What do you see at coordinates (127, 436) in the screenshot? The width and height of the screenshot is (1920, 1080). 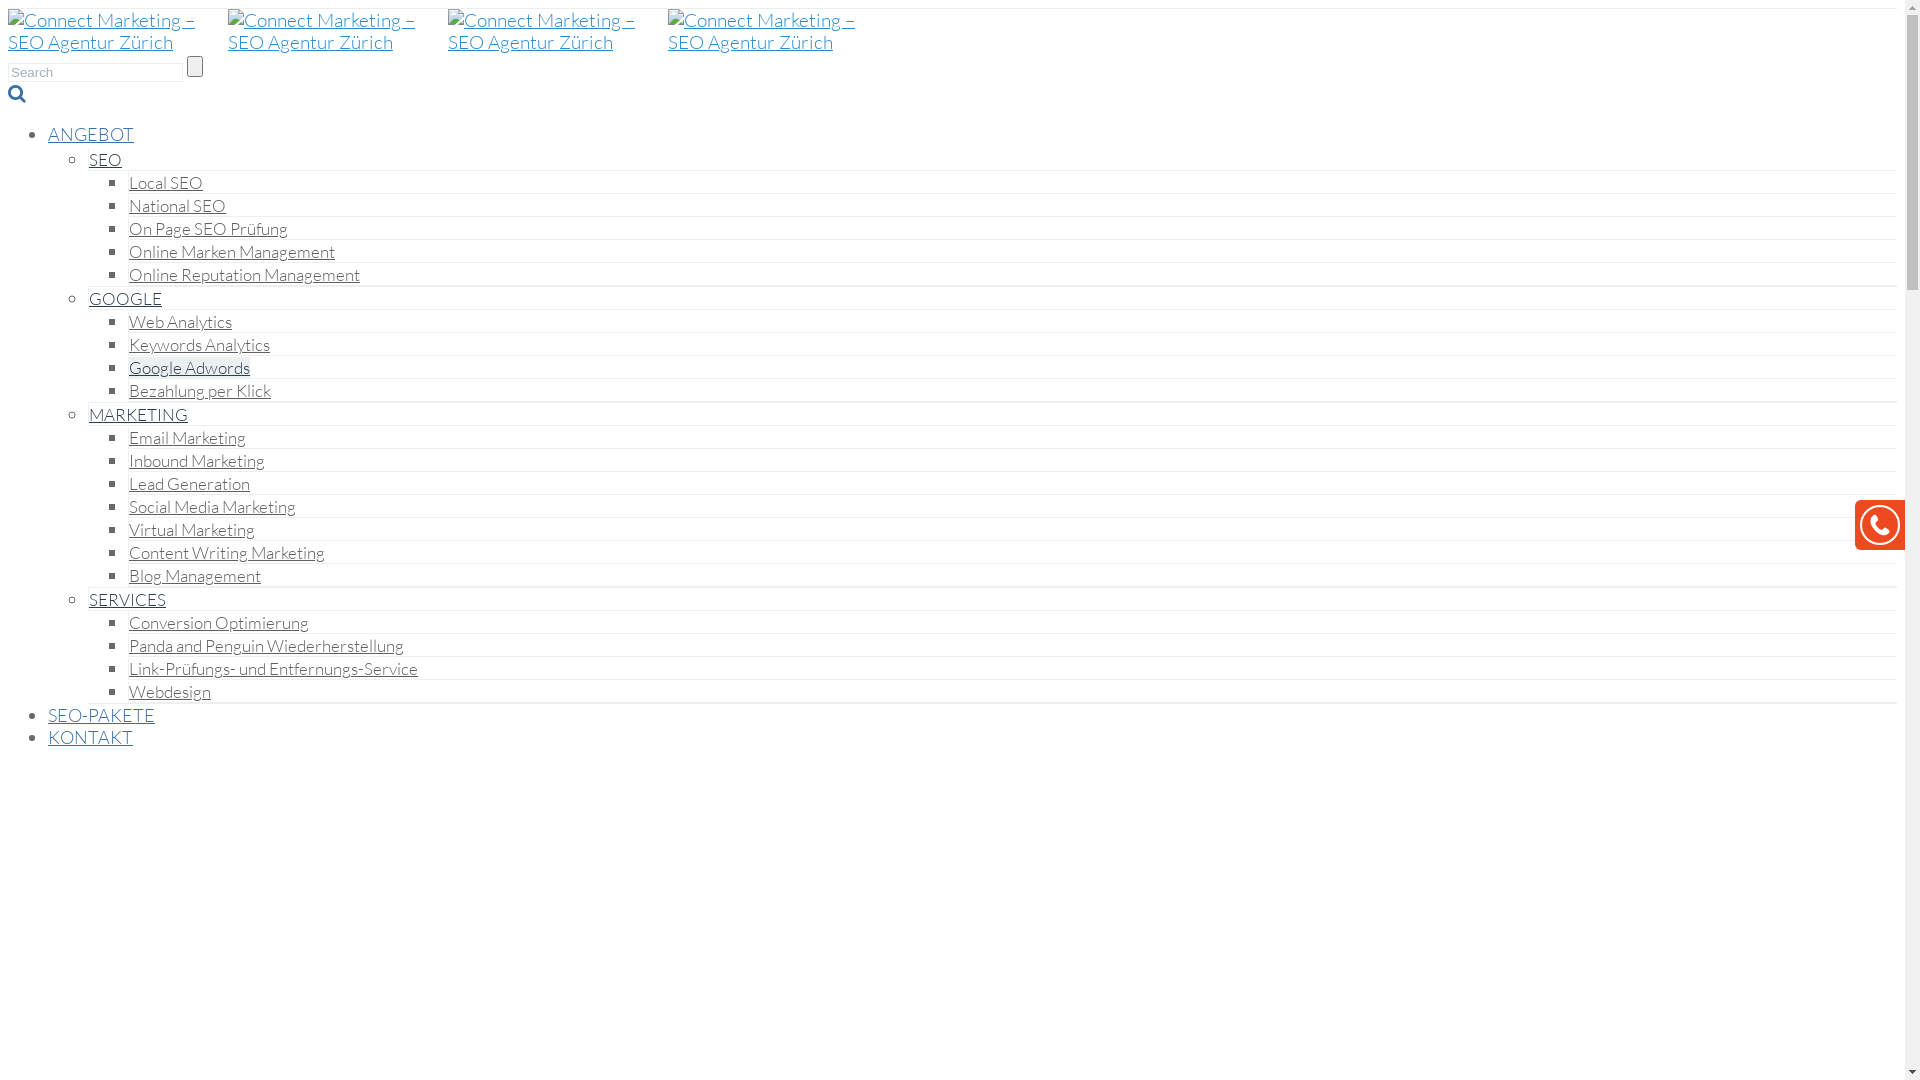 I see `'Email Marketing'` at bounding box center [127, 436].